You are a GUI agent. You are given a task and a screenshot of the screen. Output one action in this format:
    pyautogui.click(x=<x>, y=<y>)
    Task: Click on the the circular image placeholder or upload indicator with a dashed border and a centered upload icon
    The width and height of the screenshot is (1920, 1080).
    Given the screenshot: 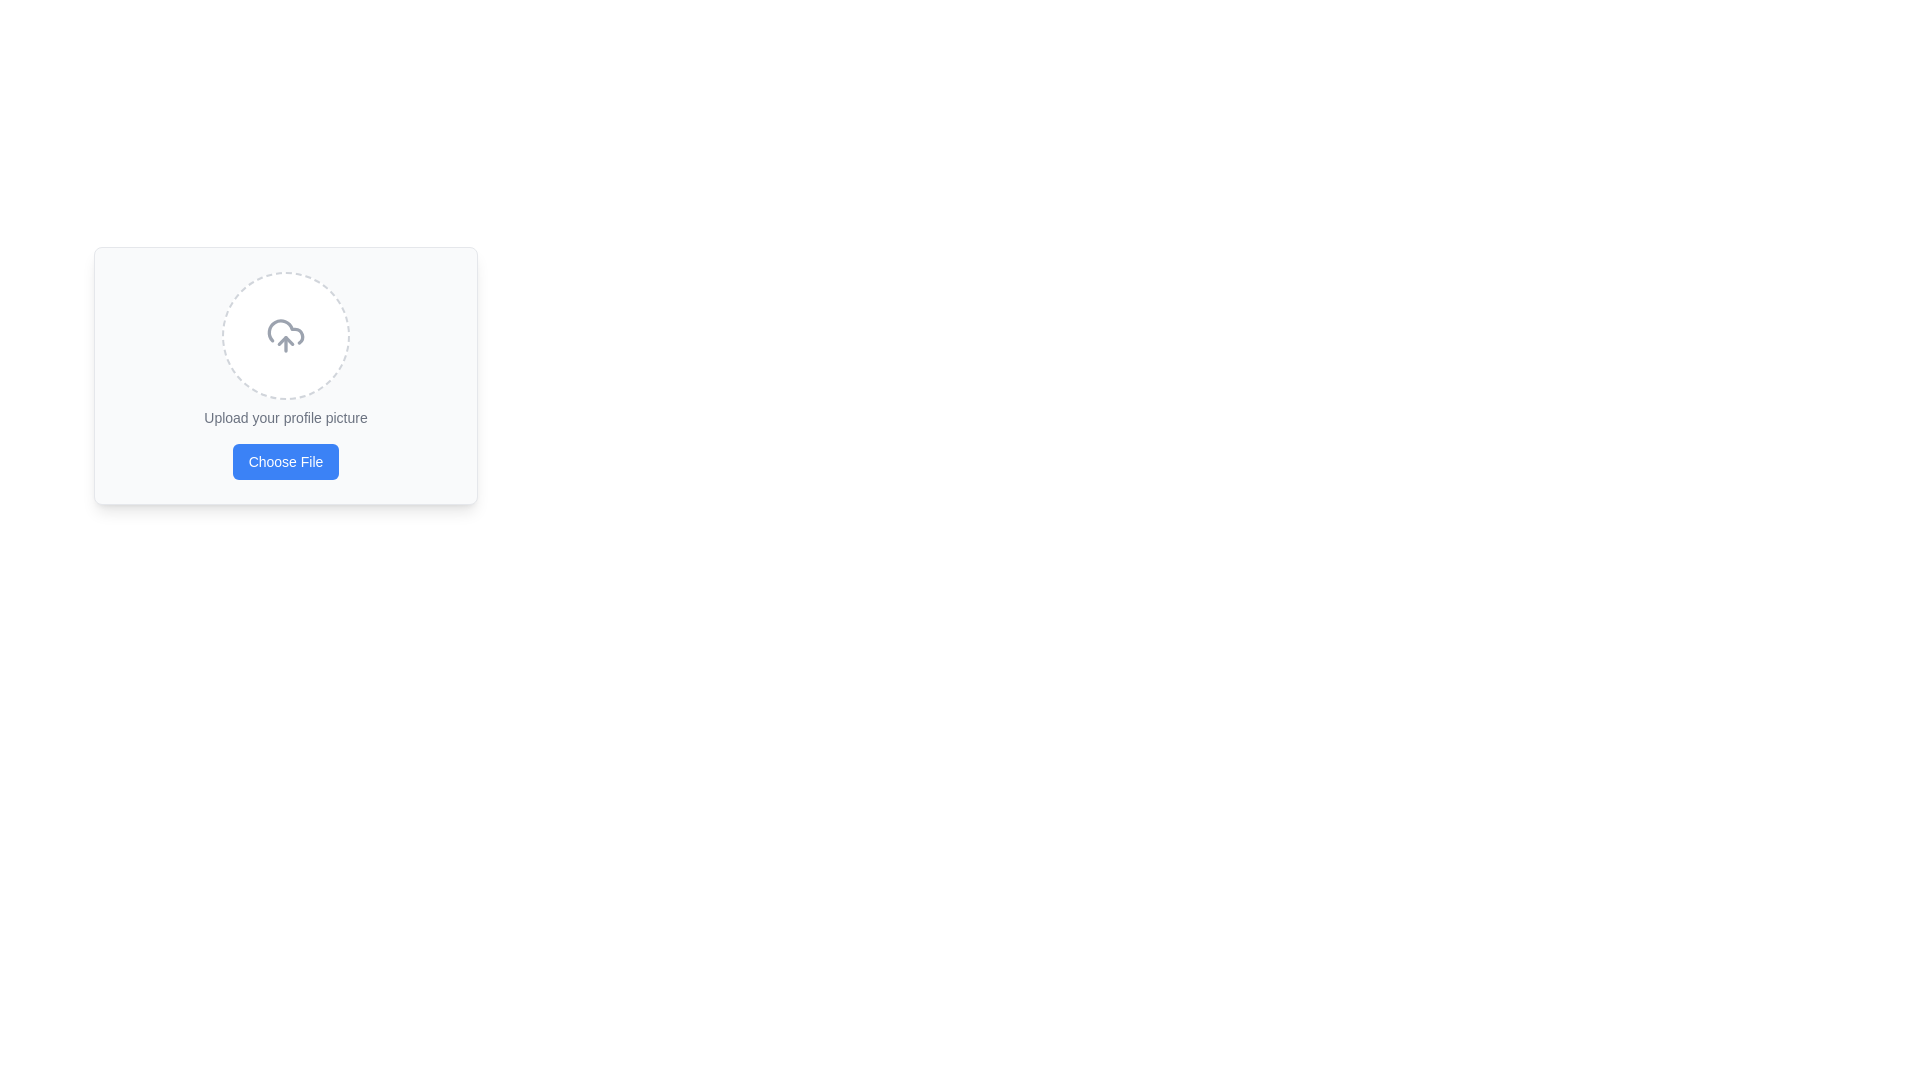 What is the action you would take?
    pyautogui.click(x=284, y=334)
    